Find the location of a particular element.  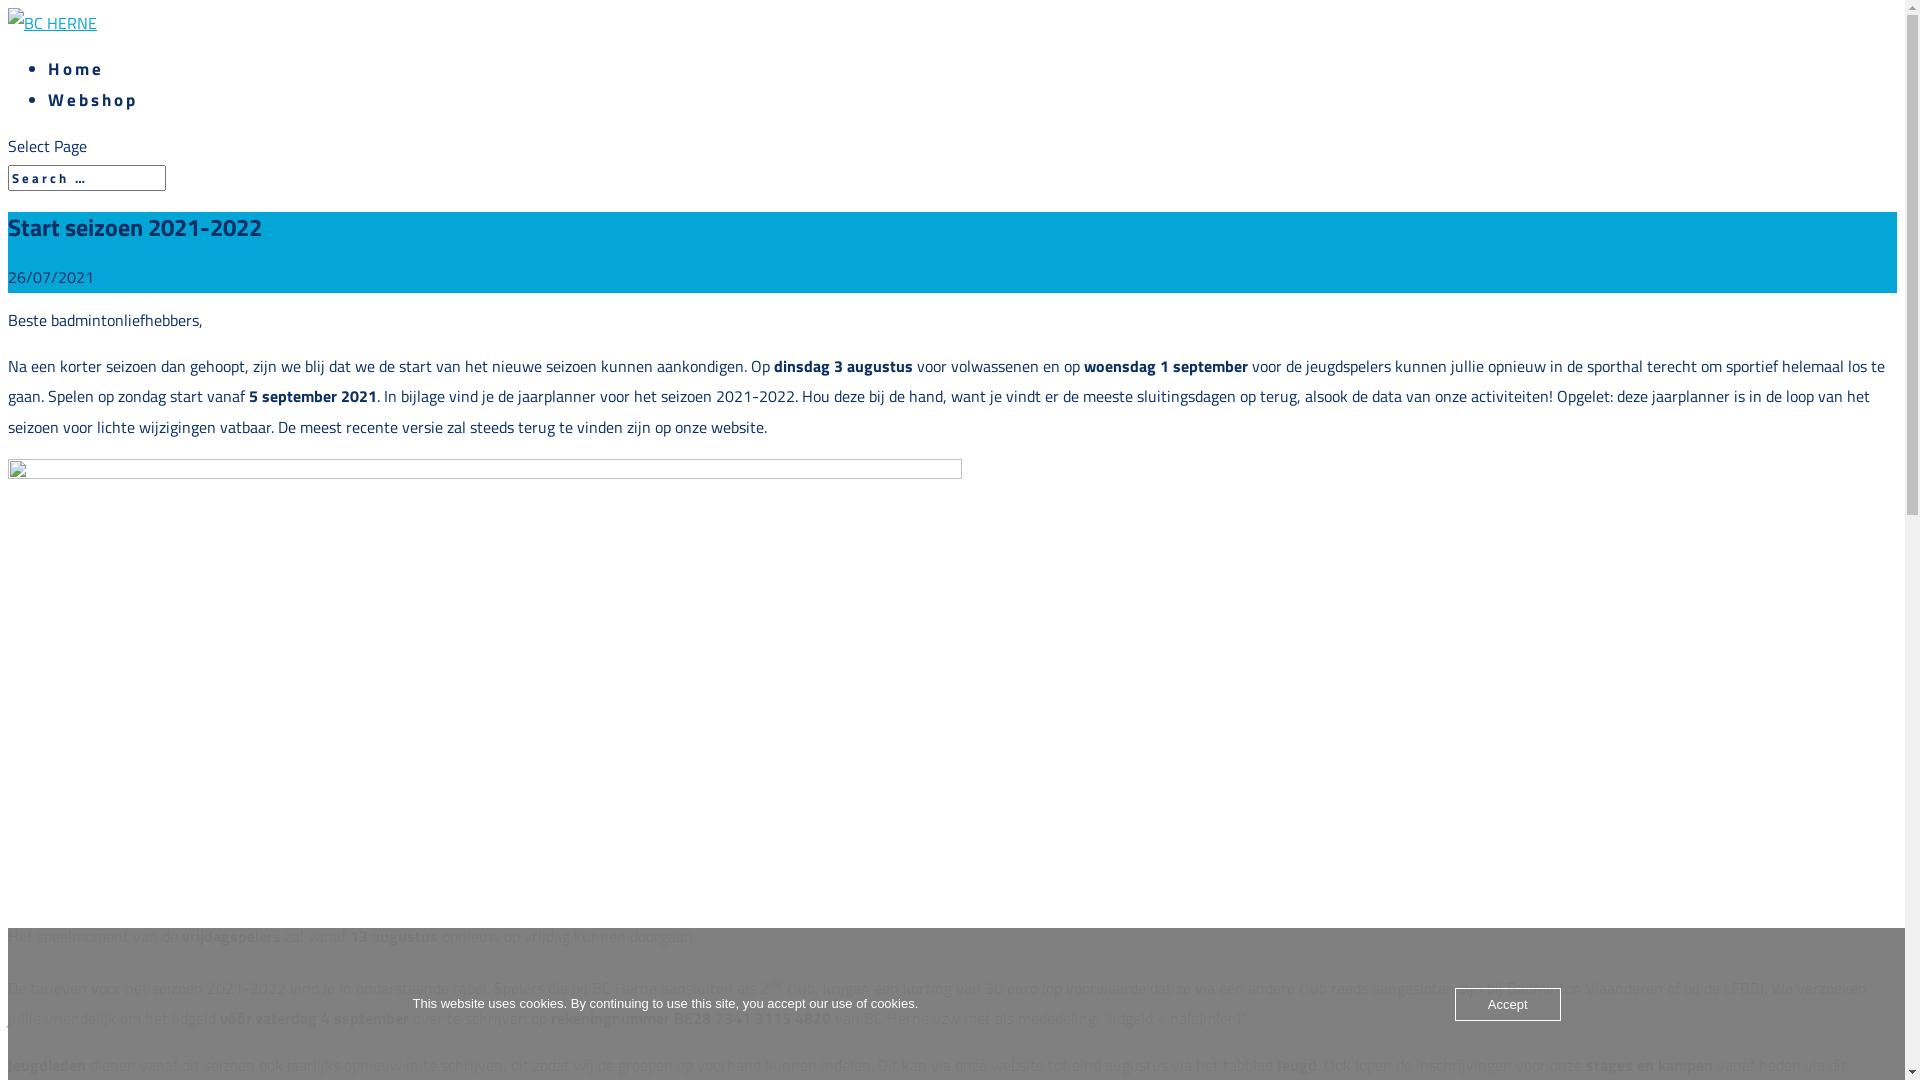

'Webshop' is located at coordinates (48, 100).